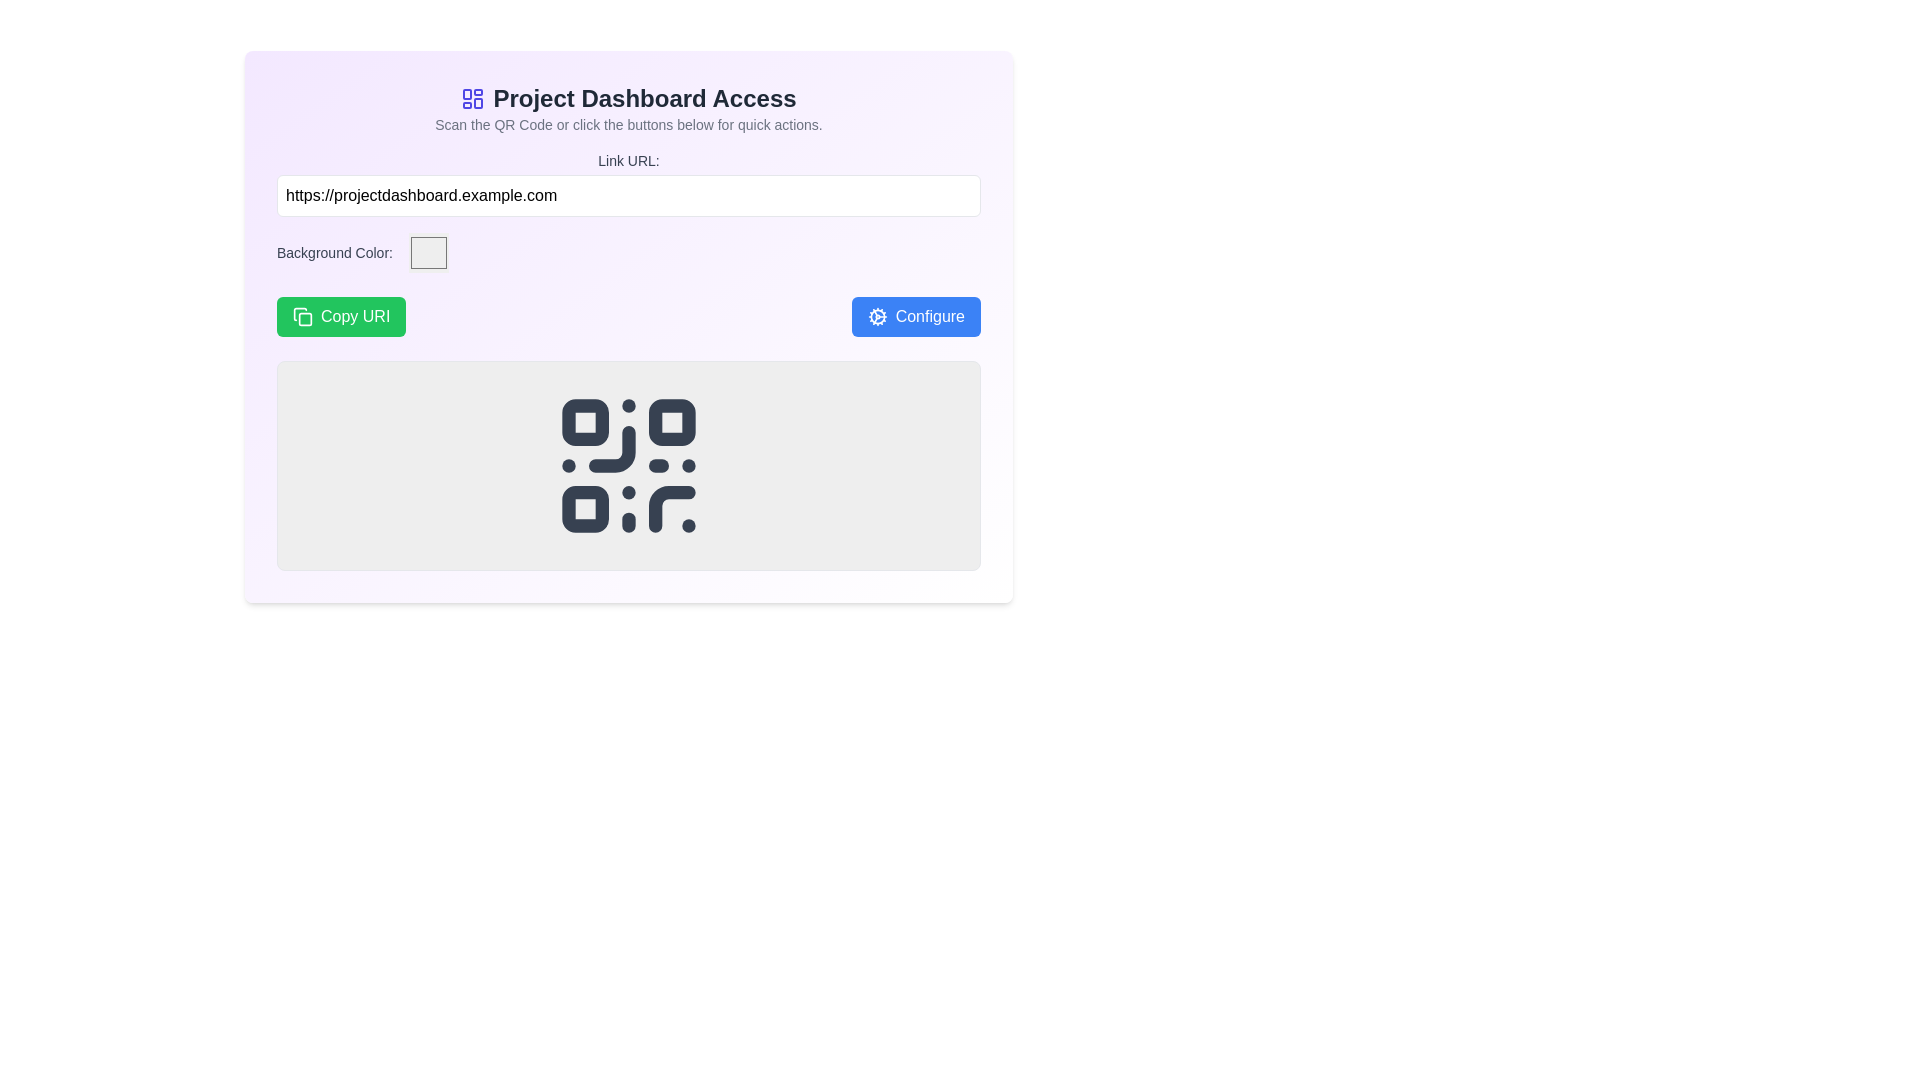 Image resolution: width=1920 pixels, height=1080 pixels. Describe the element at coordinates (341, 315) in the screenshot. I see `the 'Copy URI' button located on the left-most side of the horizontal section to copy the specific URI to the clipboard` at that location.